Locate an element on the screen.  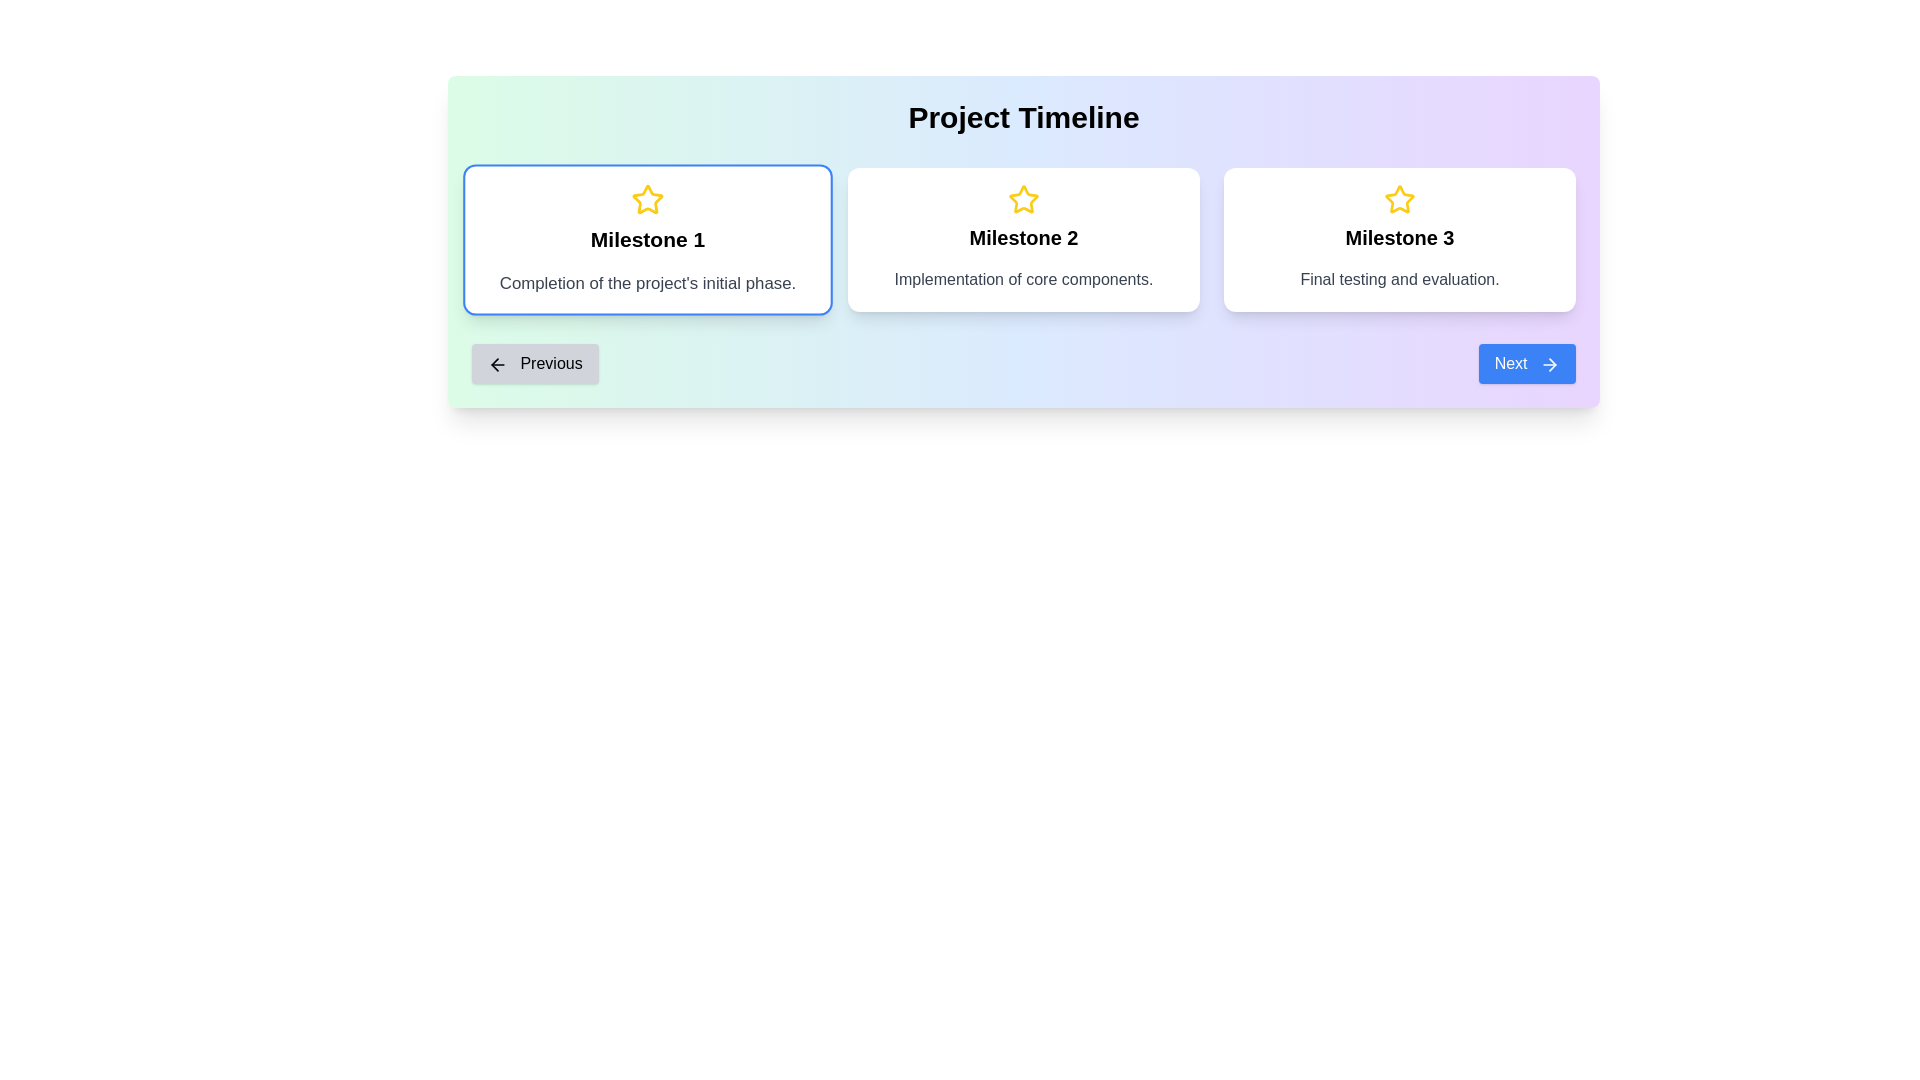
the first milestone card in the project timeline is located at coordinates (648, 238).